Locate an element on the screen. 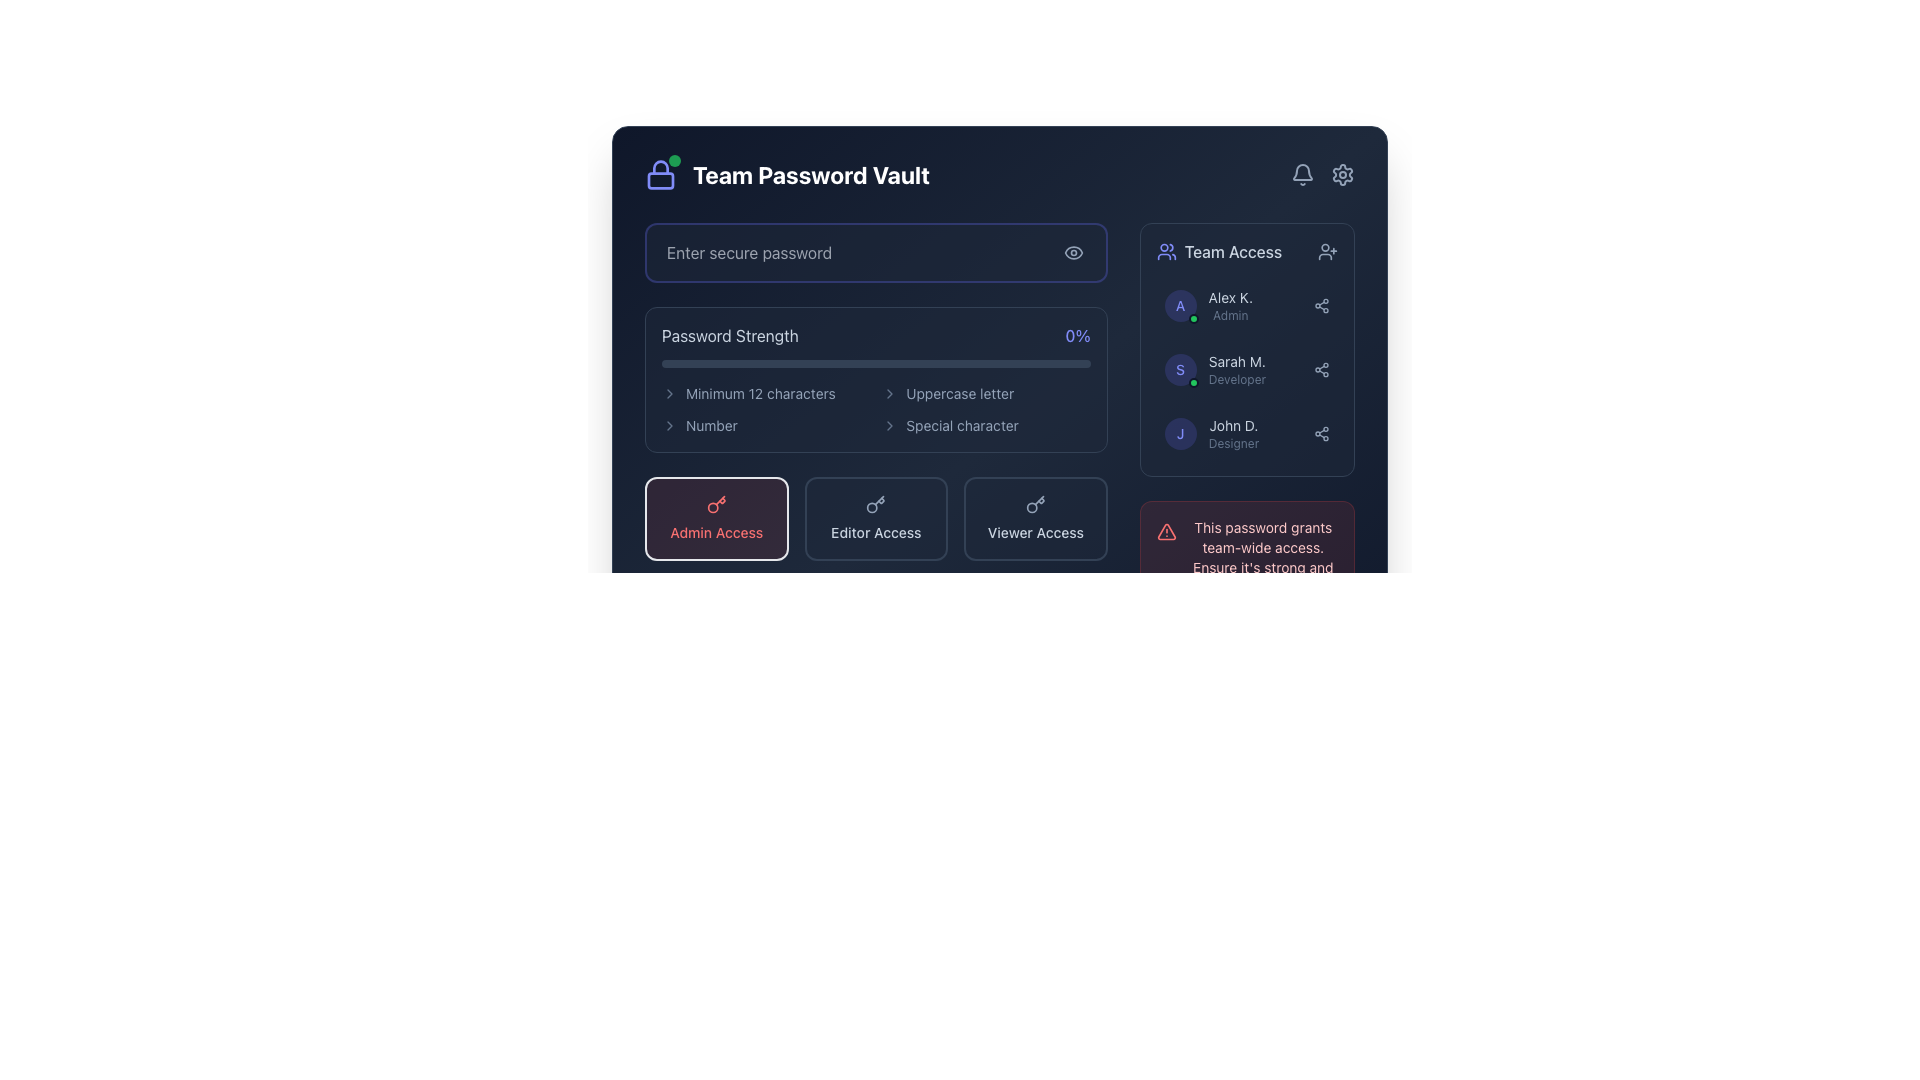 The height and width of the screenshot is (1080, 1920). the share icon located at the far right of the list item for 'John D. Designer' in the Team Access panel is located at coordinates (1246, 433).